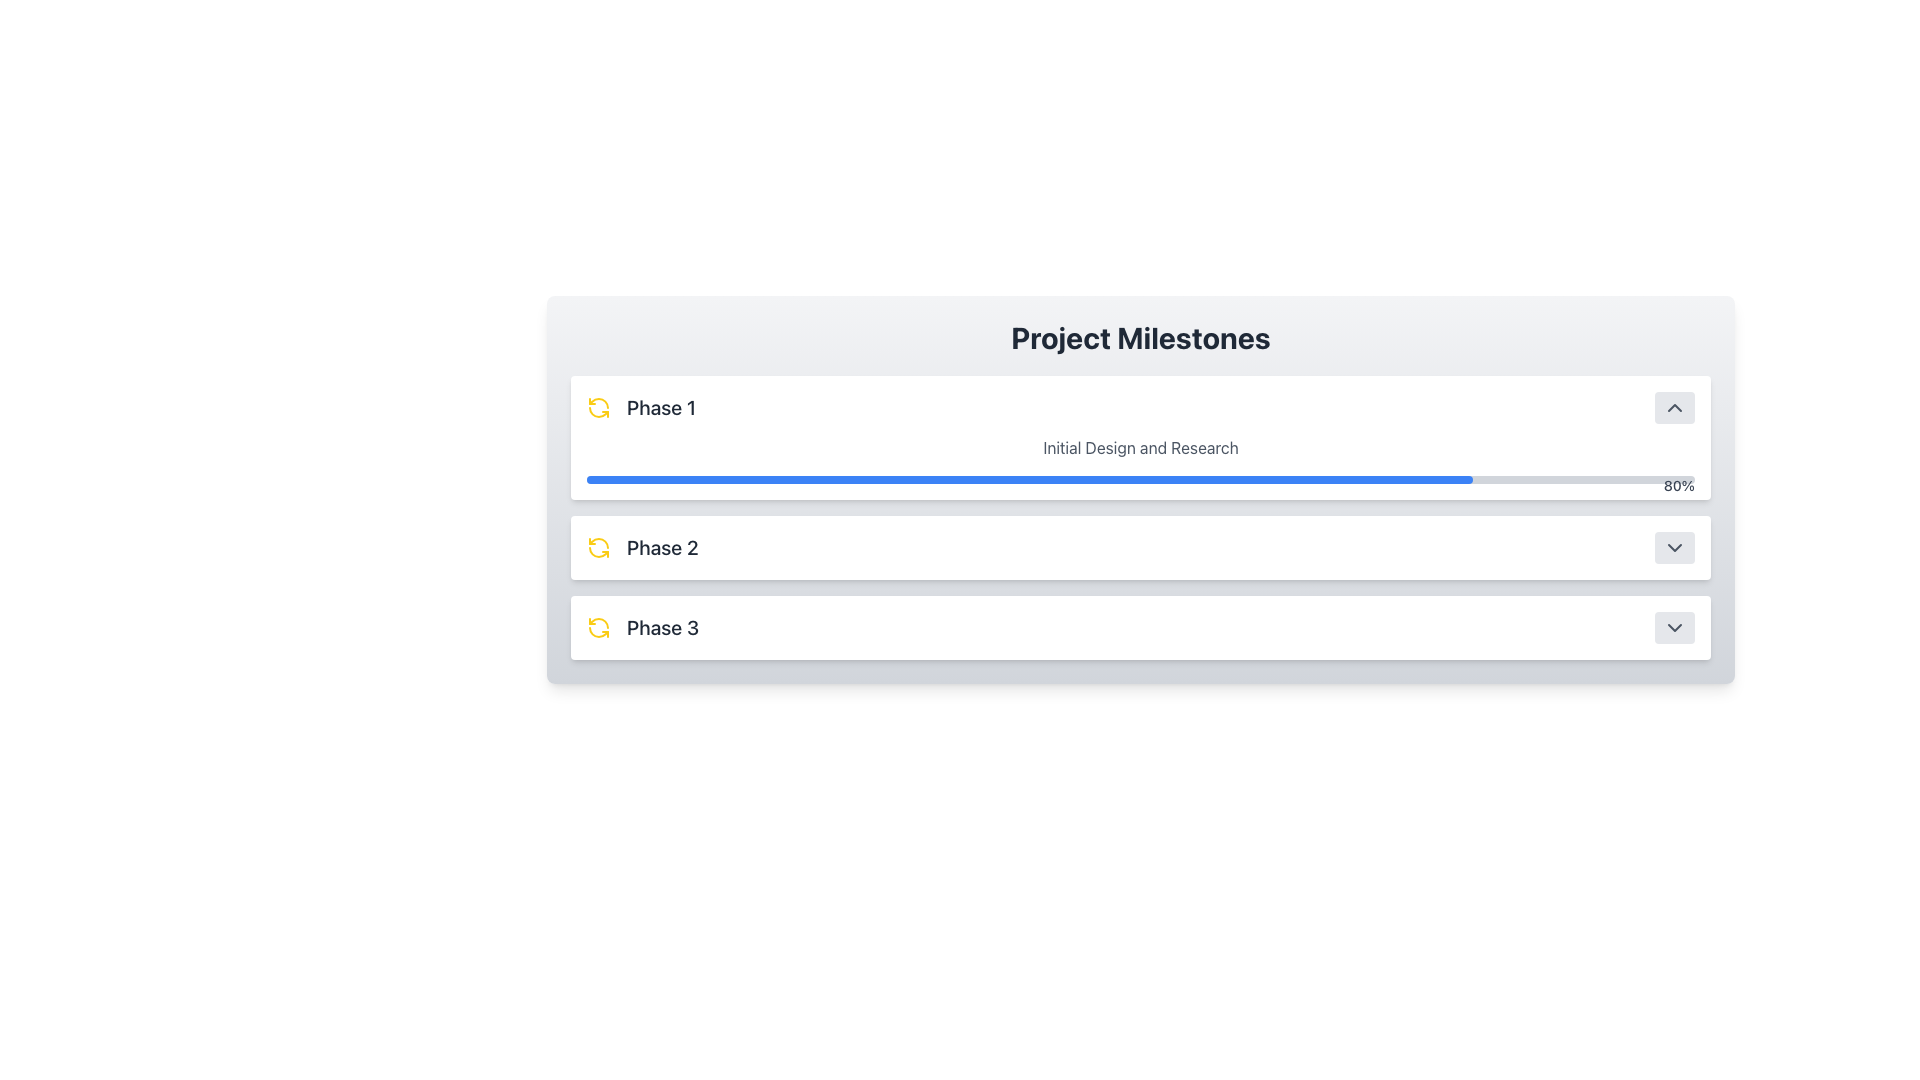 The height and width of the screenshot is (1080, 1920). I want to click on the dropdown toggle button located on the right side of the 'Phase 3' row in the 'Project Milestones' interface, so click(1675, 627).